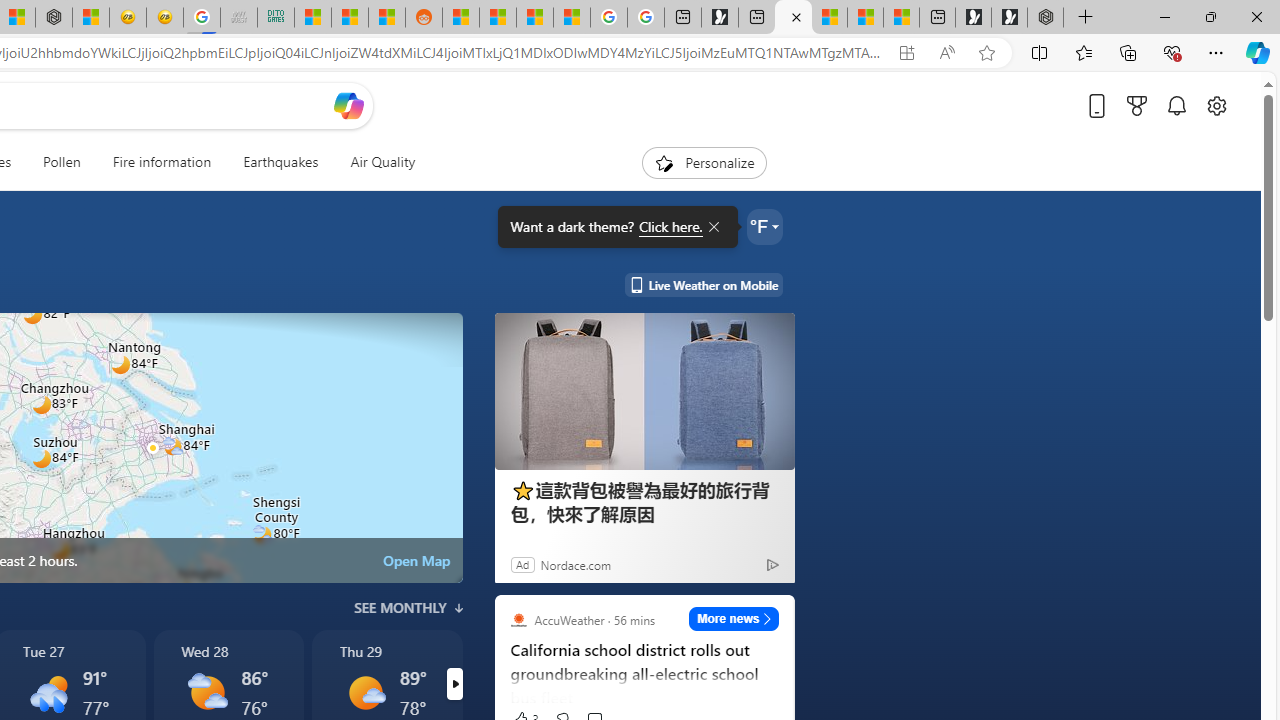 The image size is (1280, 720). I want to click on 'Open settings', so click(1215, 105).